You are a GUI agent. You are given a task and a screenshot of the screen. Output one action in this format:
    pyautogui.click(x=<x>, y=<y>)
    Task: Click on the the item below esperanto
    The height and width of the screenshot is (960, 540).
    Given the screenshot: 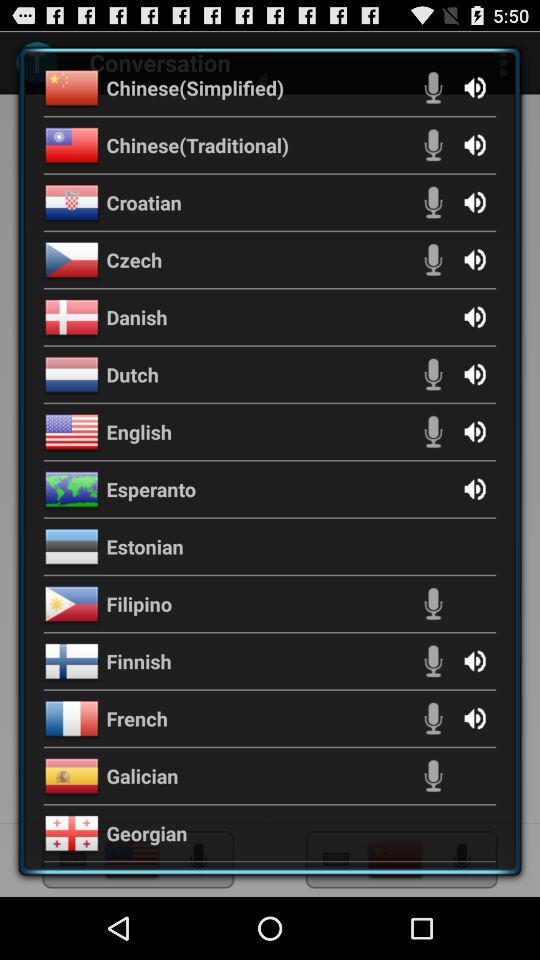 What is the action you would take?
    pyautogui.click(x=144, y=546)
    